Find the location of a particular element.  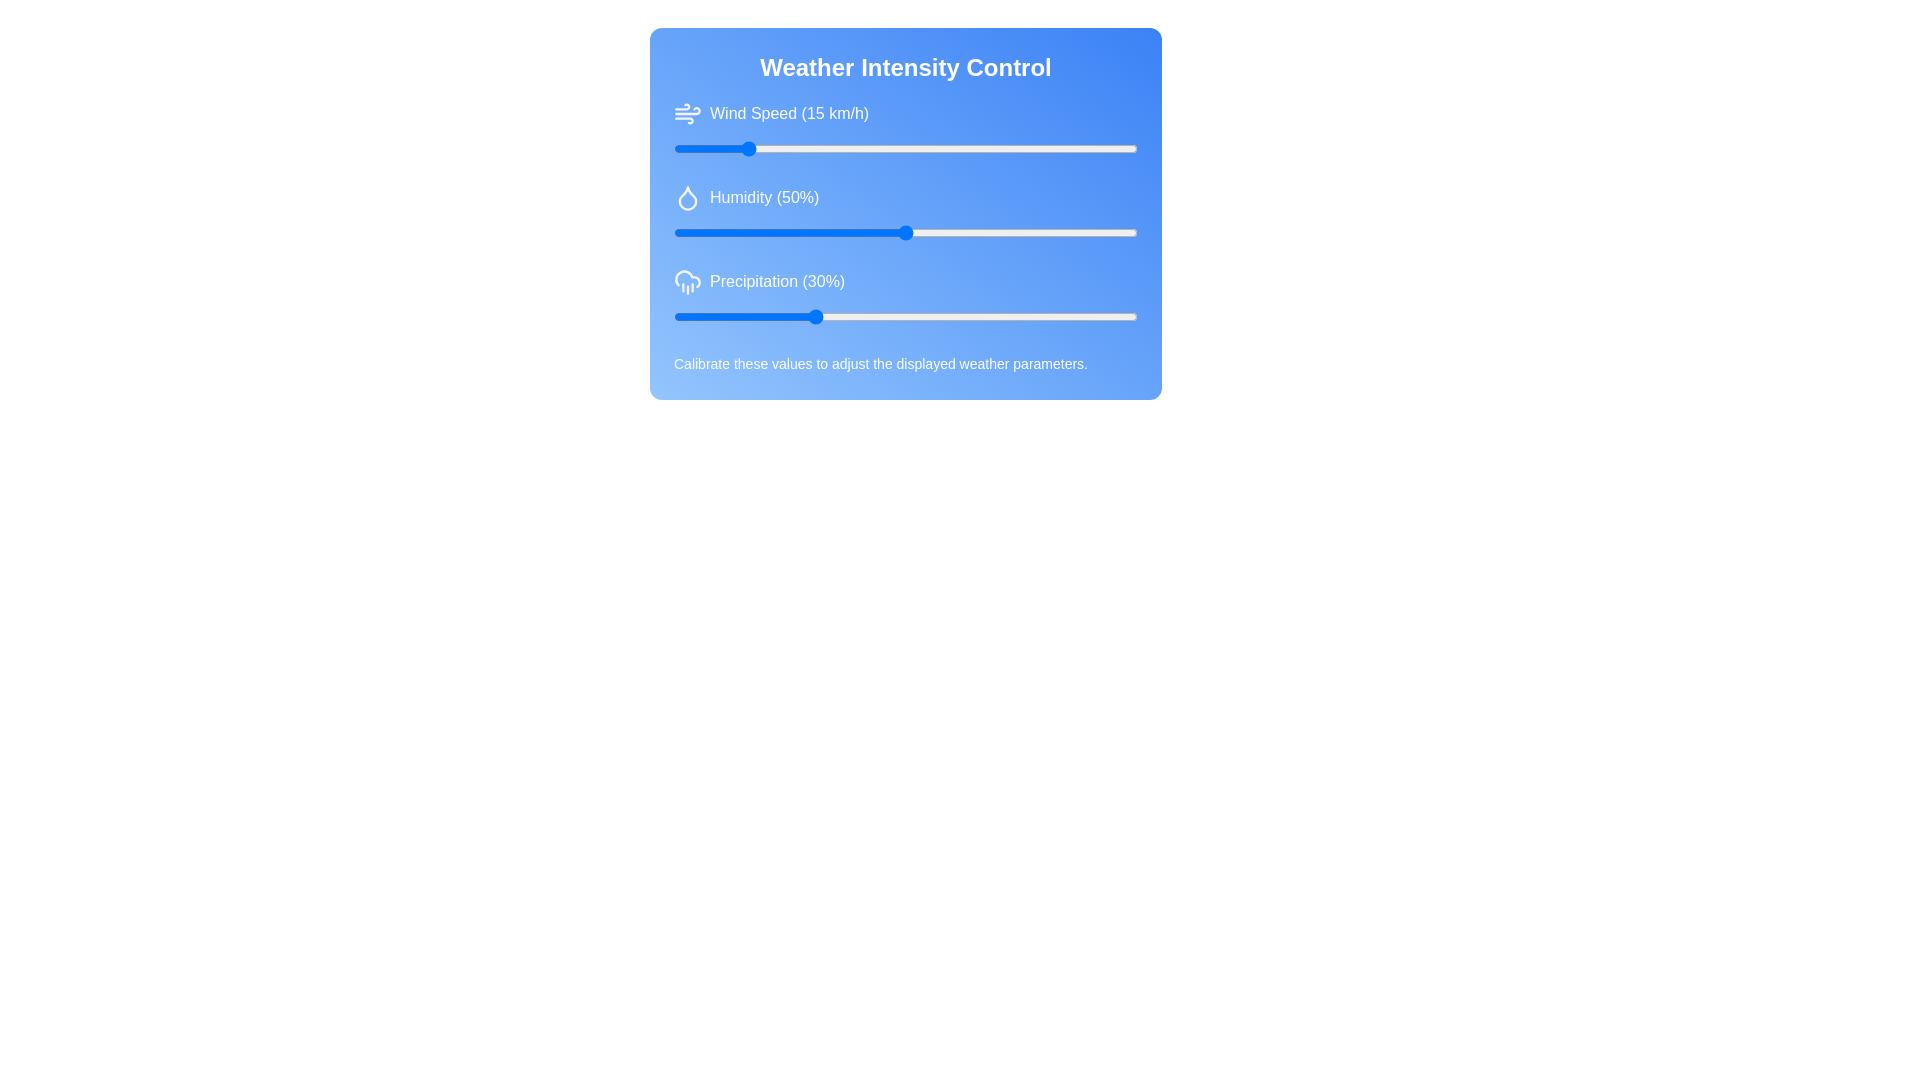

the humidity is located at coordinates (678, 231).